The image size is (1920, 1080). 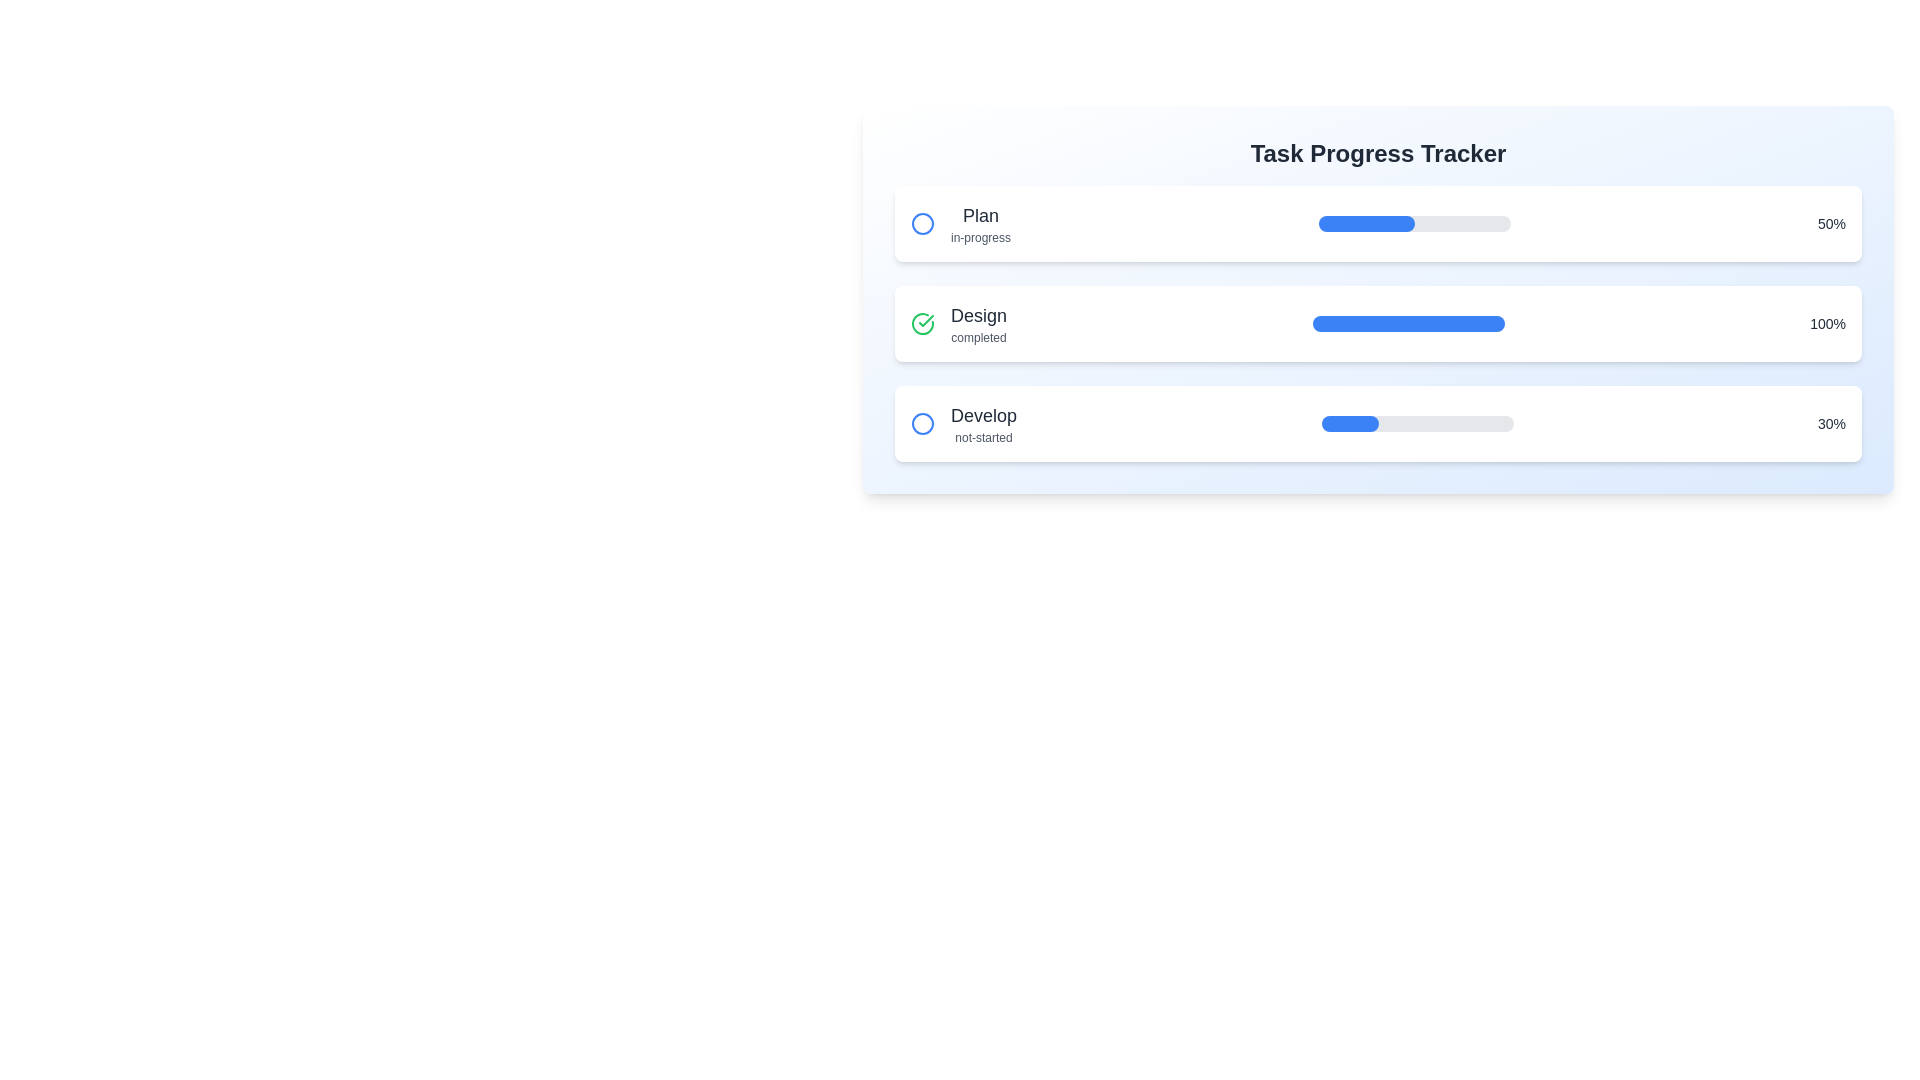 What do you see at coordinates (1828, 323) in the screenshot?
I see `the text label displaying '100%' located at the far right end of the 'Design' task card` at bounding box center [1828, 323].